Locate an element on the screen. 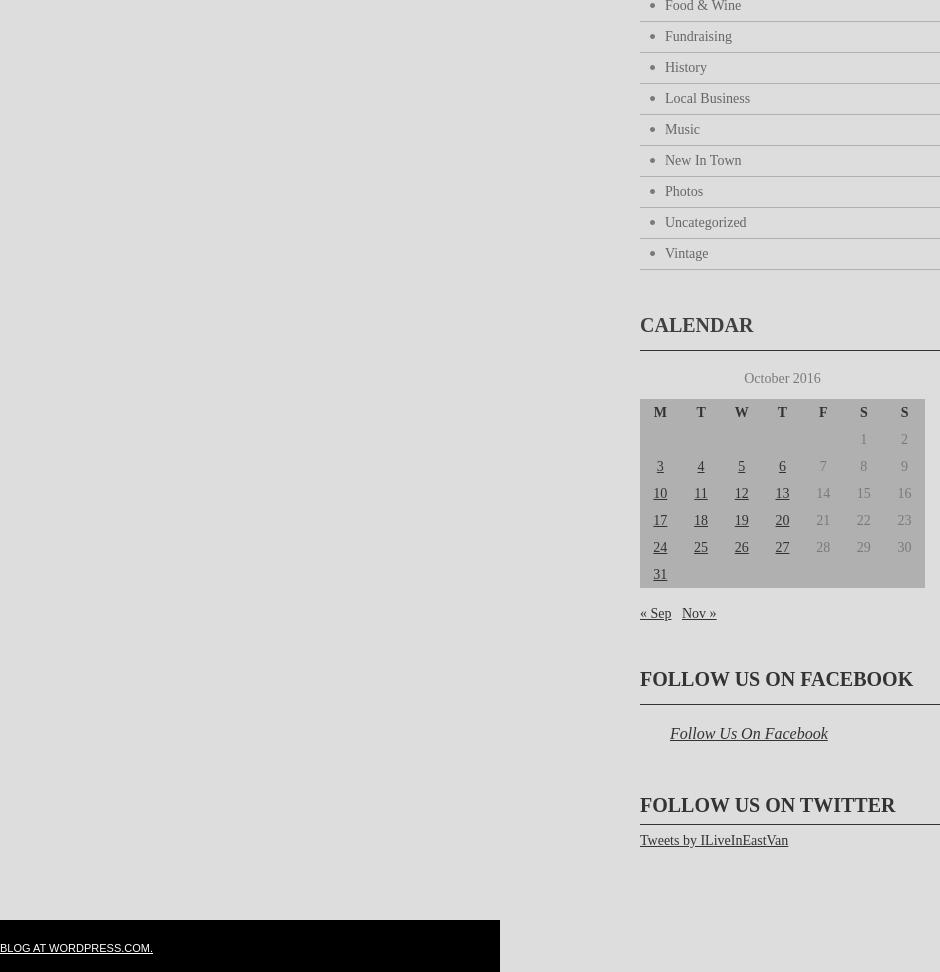 The image size is (940, 972). 'Uncategorized' is located at coordinates (705, 221).